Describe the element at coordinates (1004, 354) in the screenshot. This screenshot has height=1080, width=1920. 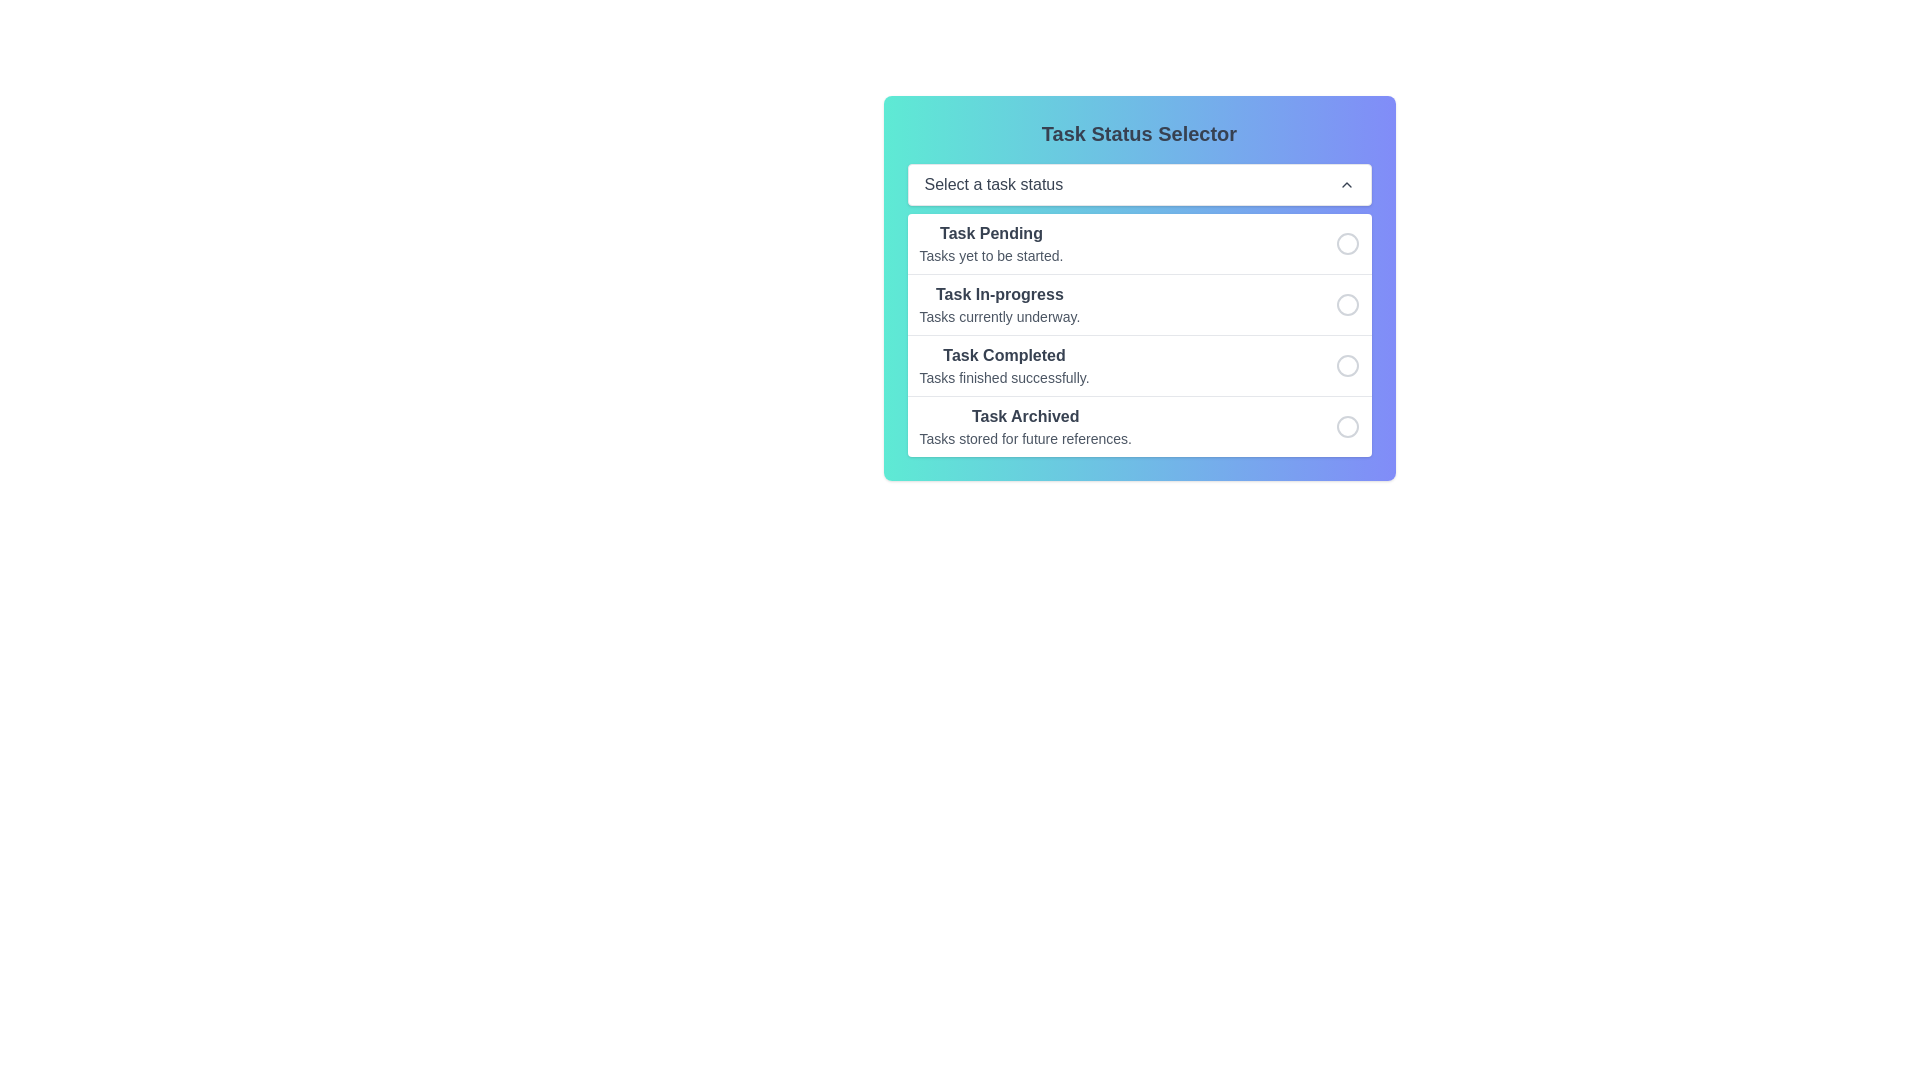
I see `the bold text label 'Task Completed' which indicates a task completion state, located in the third selectable row of the 'Task Status Selector' dropdown menu` at that location.